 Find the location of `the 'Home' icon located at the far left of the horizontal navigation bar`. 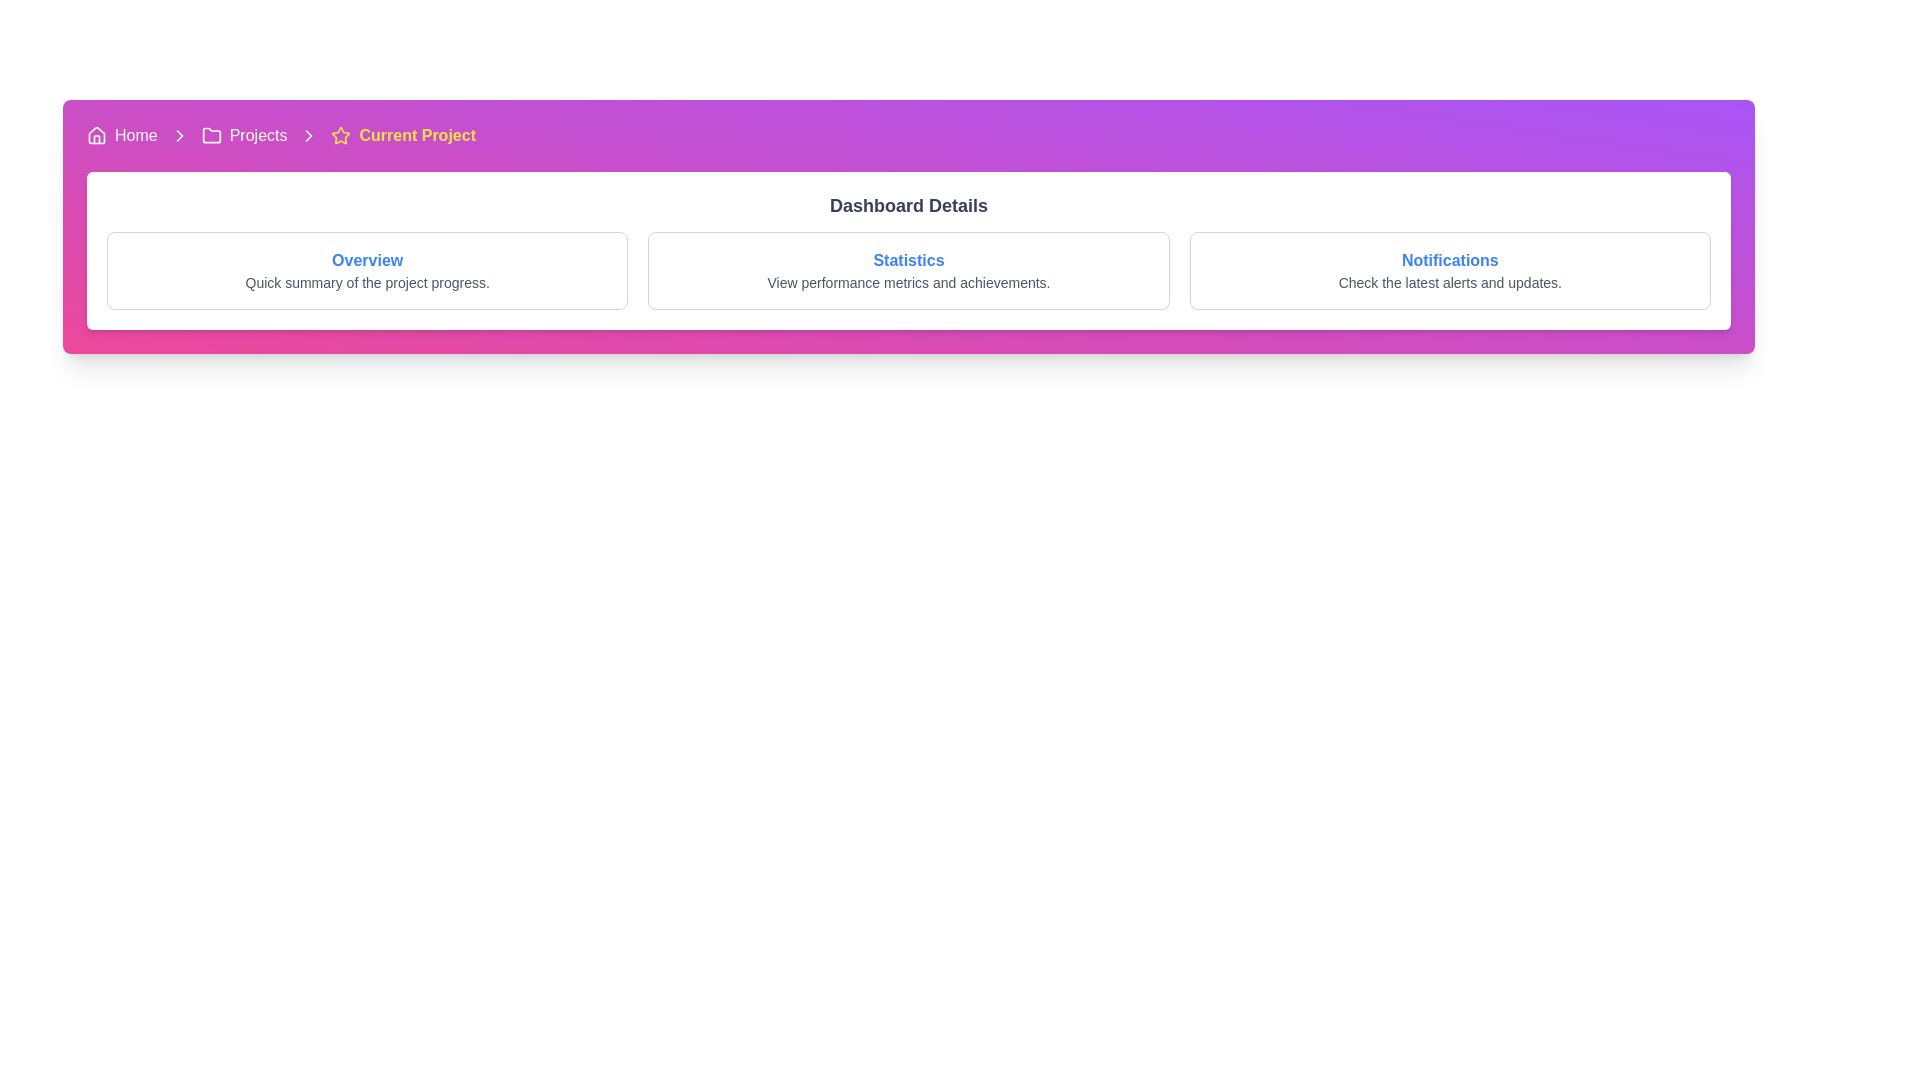

the 'Home' icon located at the far left of the horizontal navigation bar is located at coordinates (95, 135).